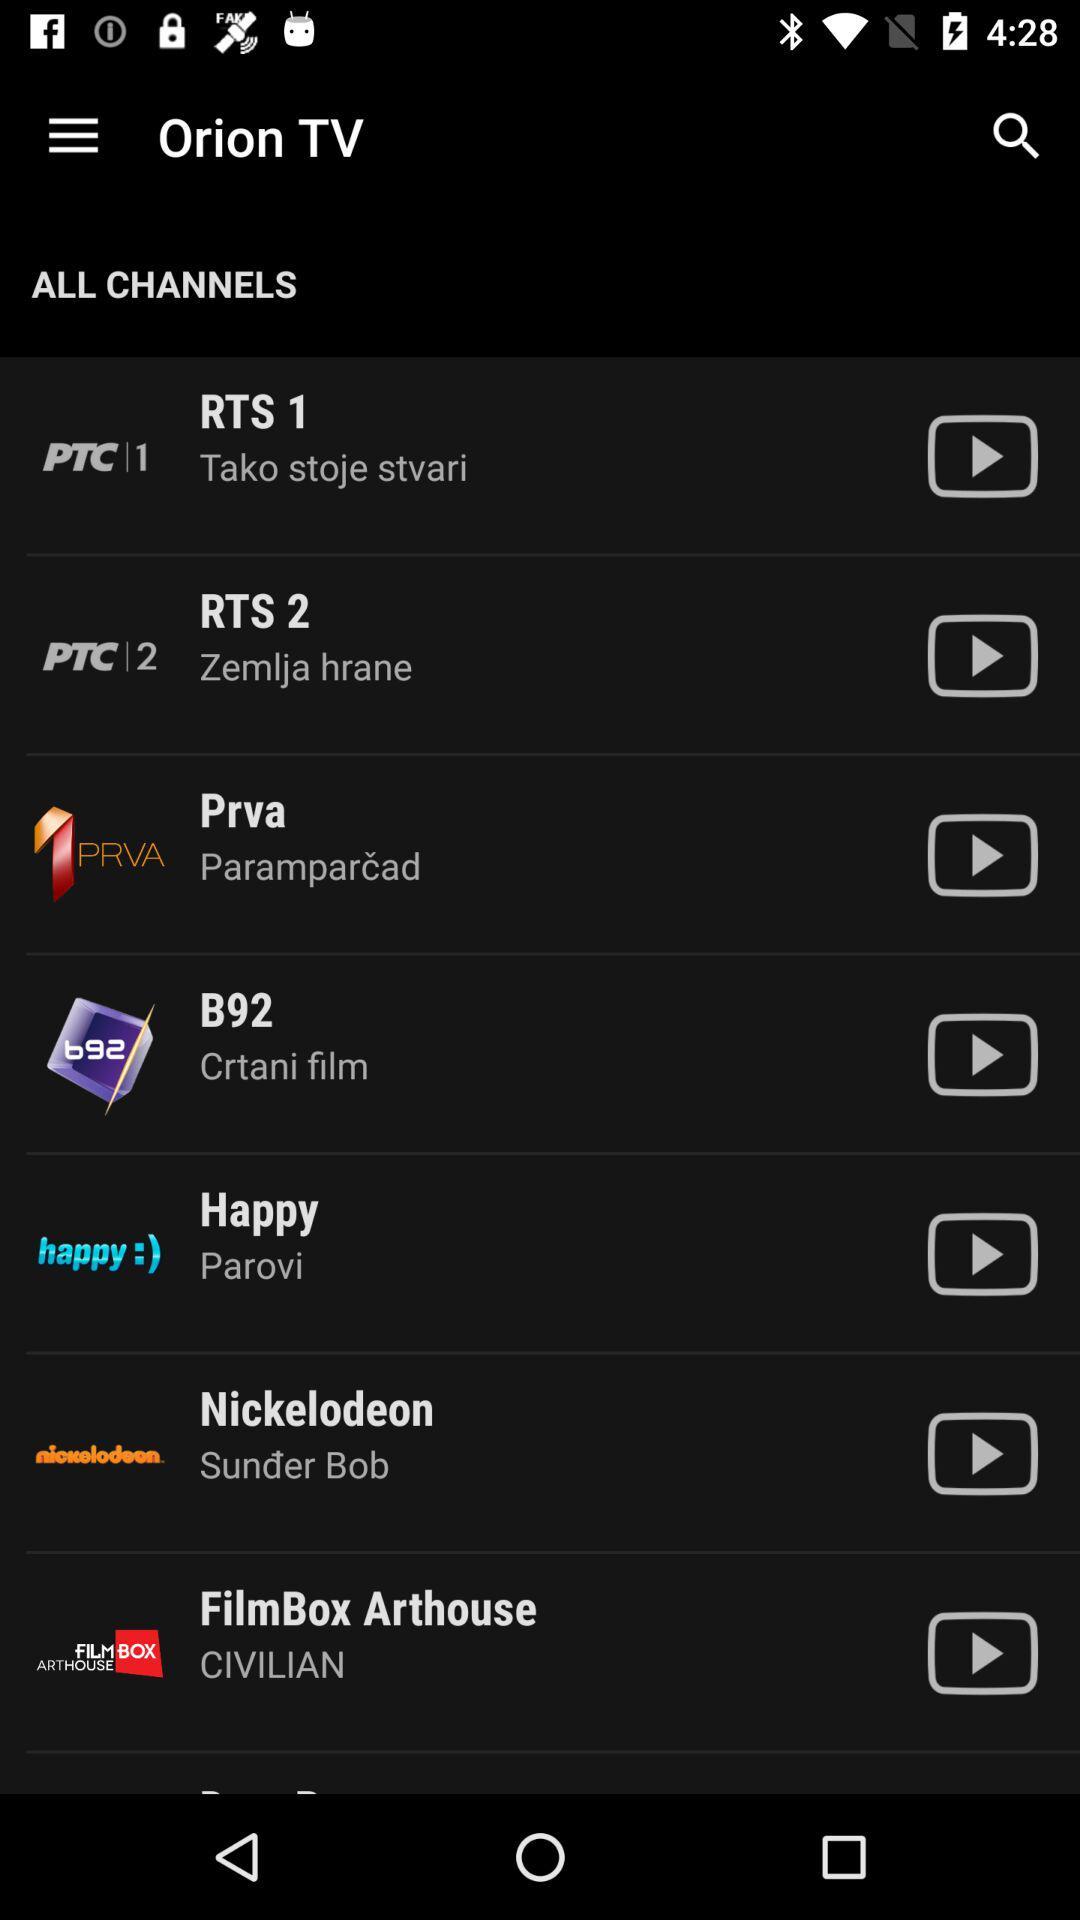 This screenshot has height=1920, width=1080. Describe the element at coordinates (163, 282) in the screenshot. I see `all channels icon` at that location.